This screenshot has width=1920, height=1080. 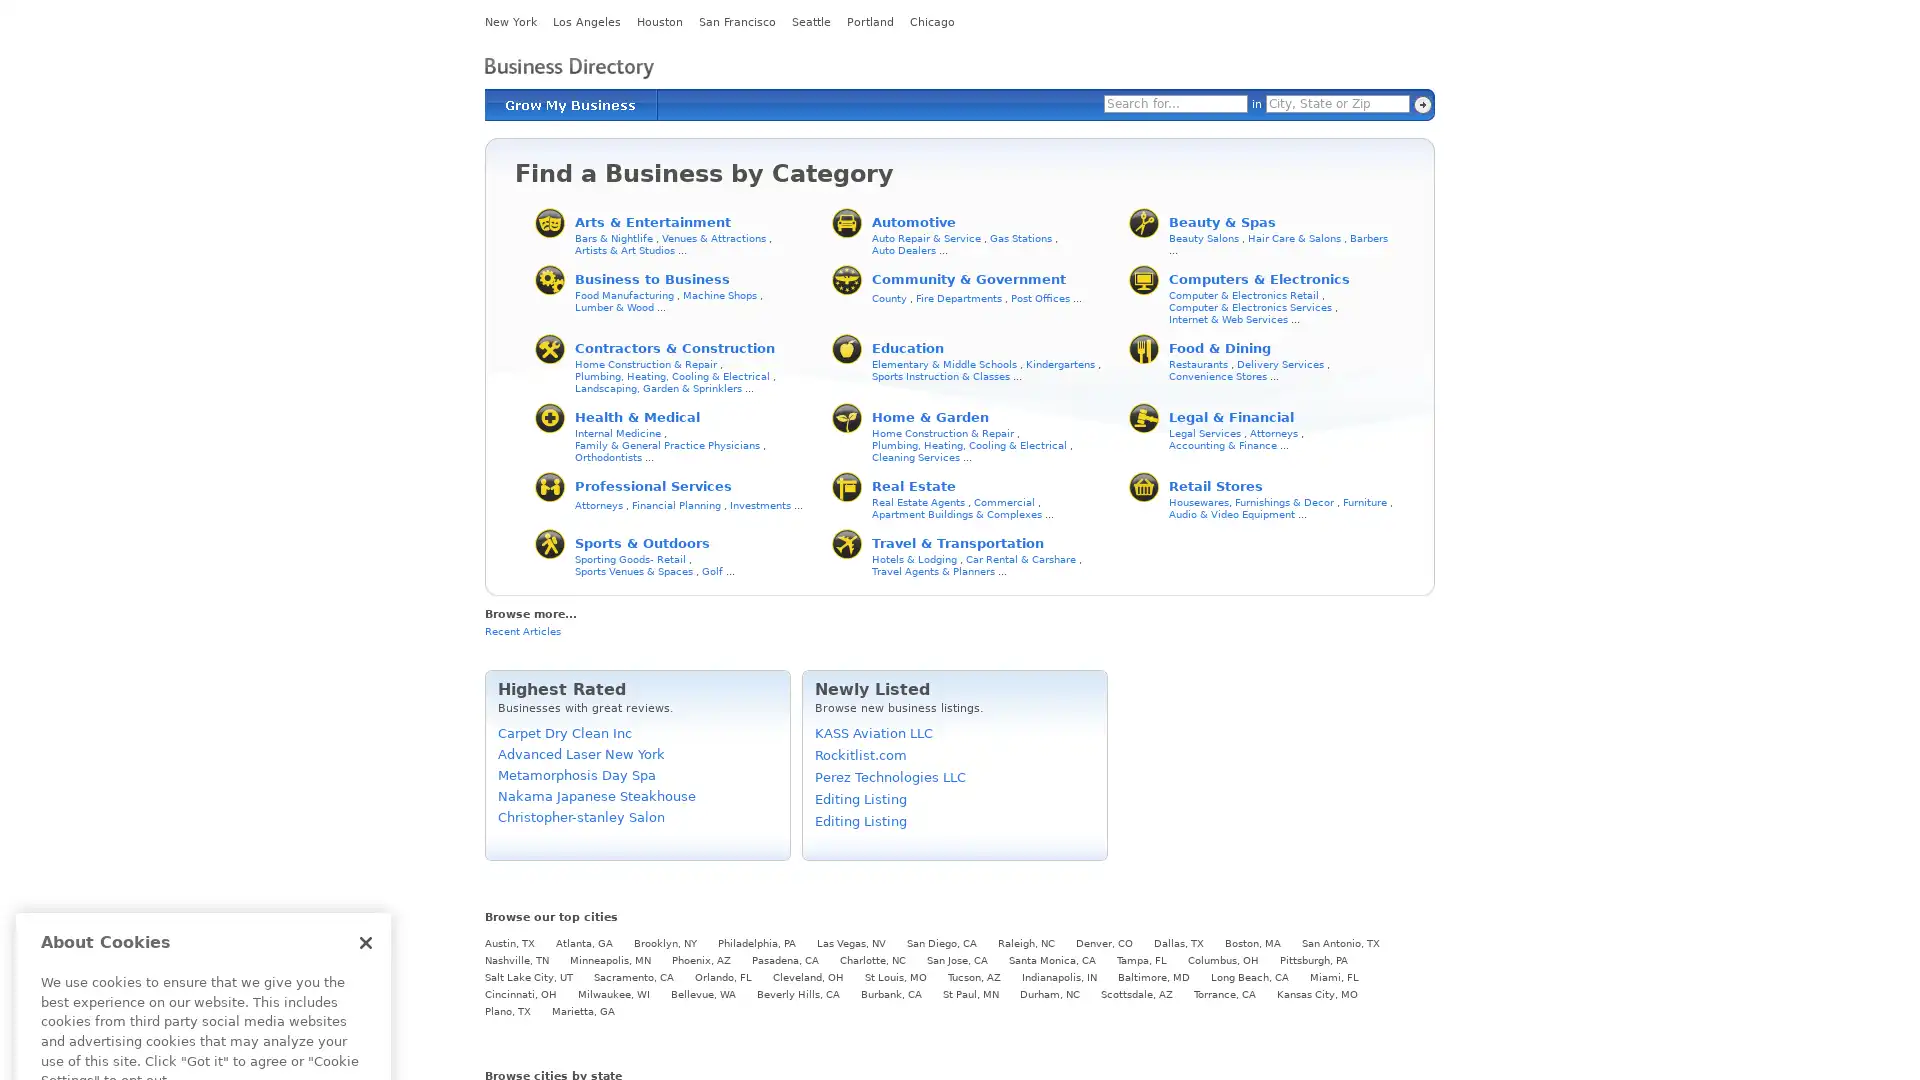 I want to click on Got It, so click(x=203, y=948).